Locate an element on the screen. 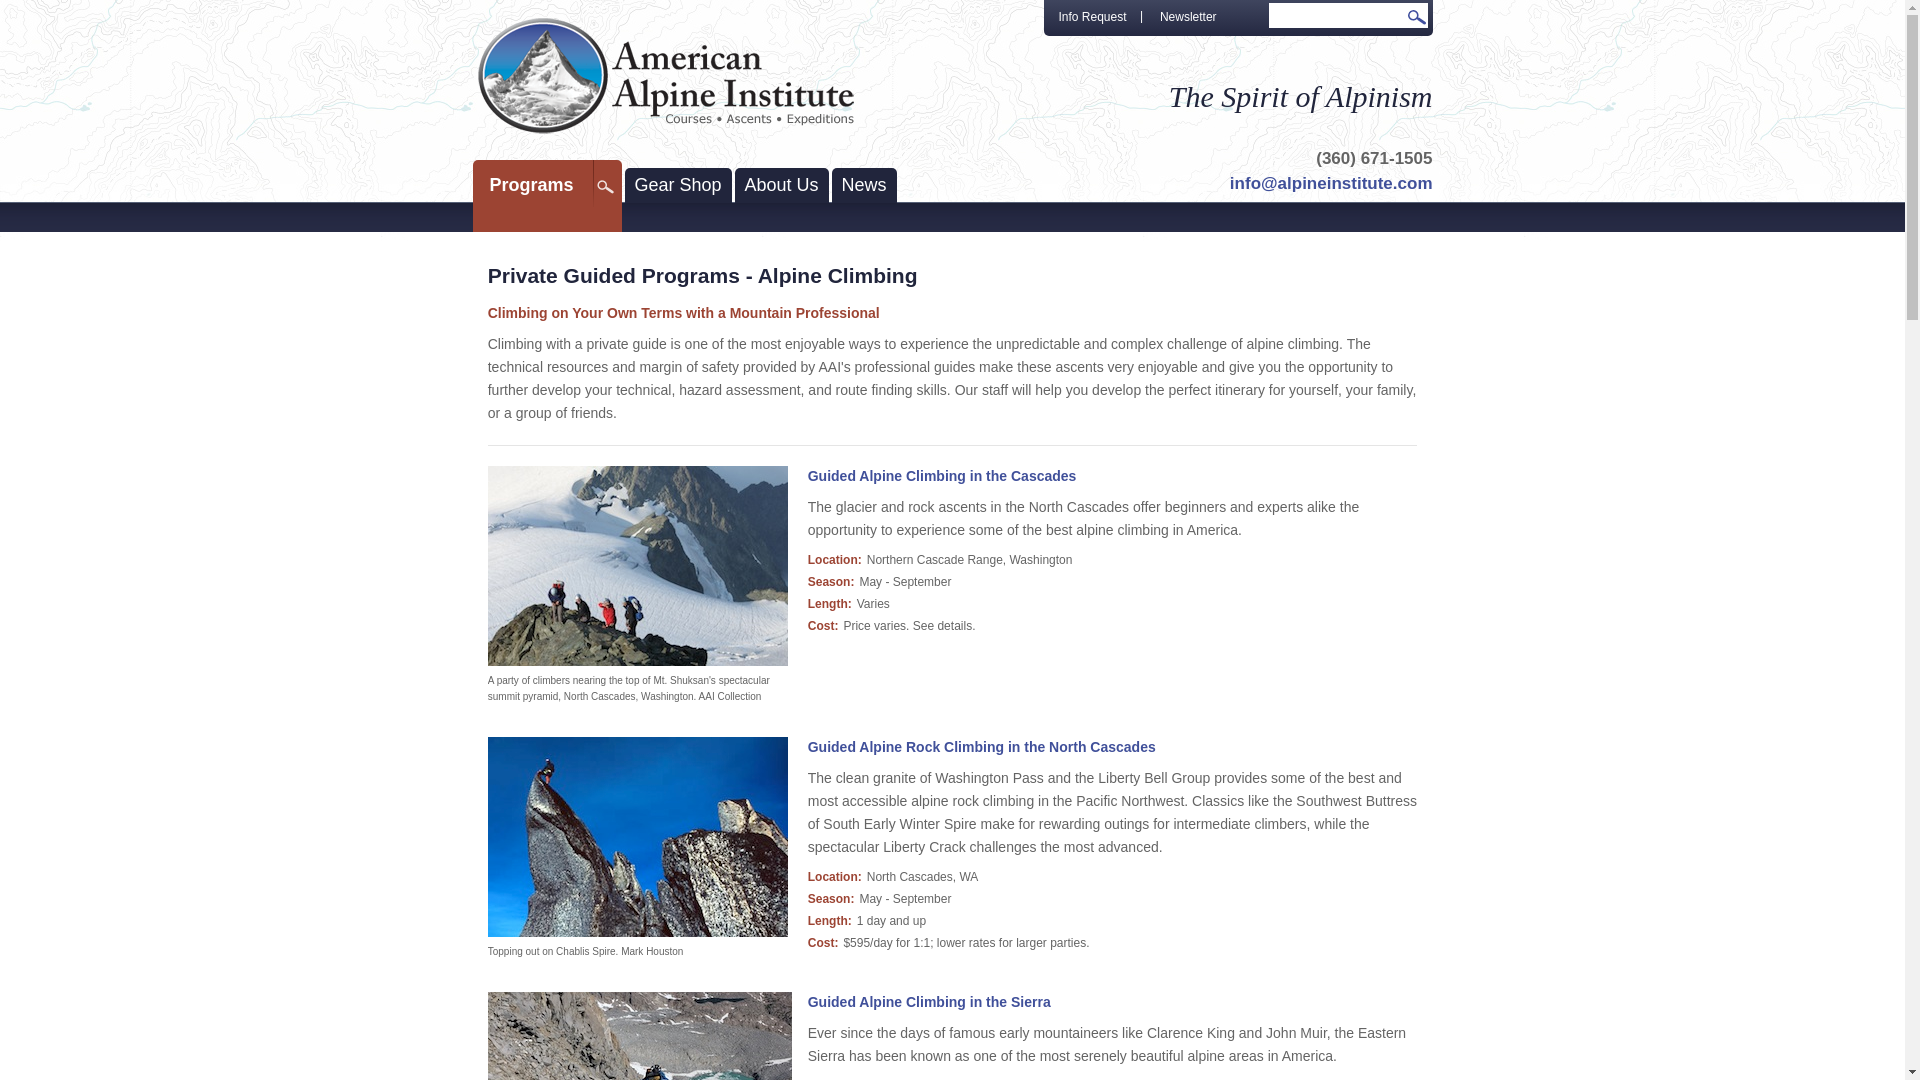 The image size is (1920, 1080). 'Guided Alpine Climbing in the Sierra' is located at coordinates (928, 1002).